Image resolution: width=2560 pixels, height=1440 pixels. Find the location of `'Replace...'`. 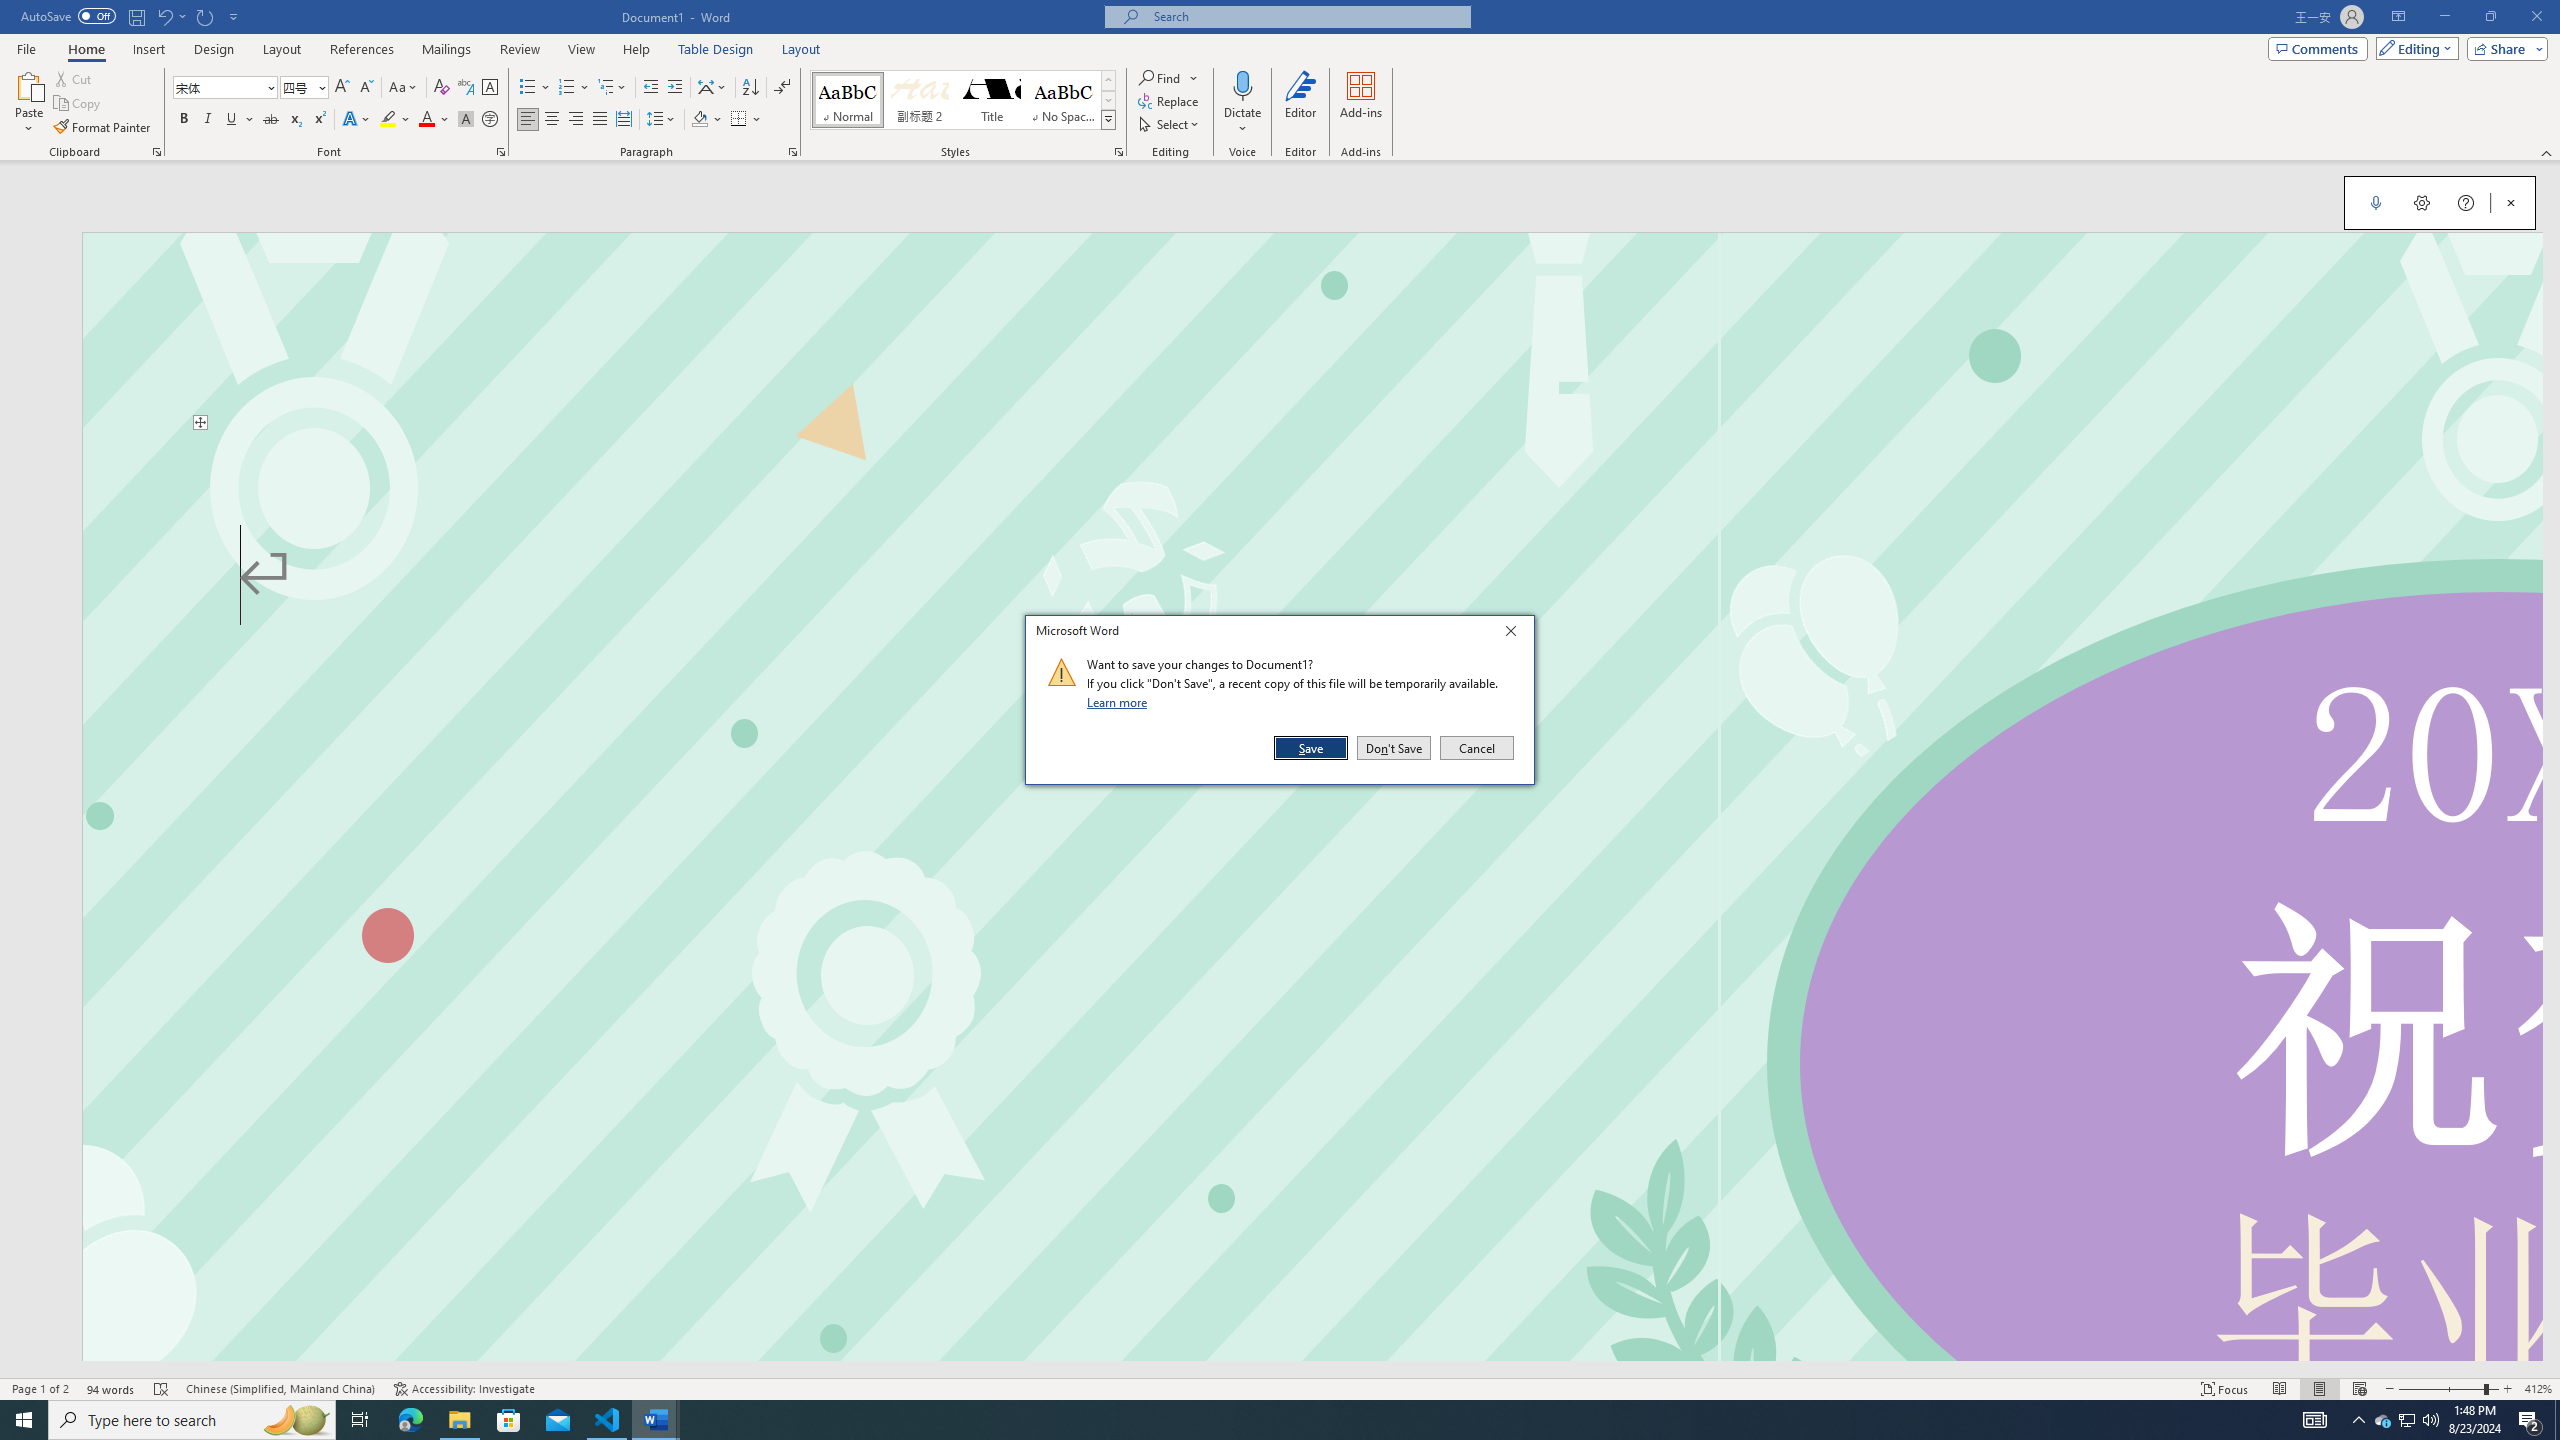

'Replace...' is located at coordinates (1169, 99).